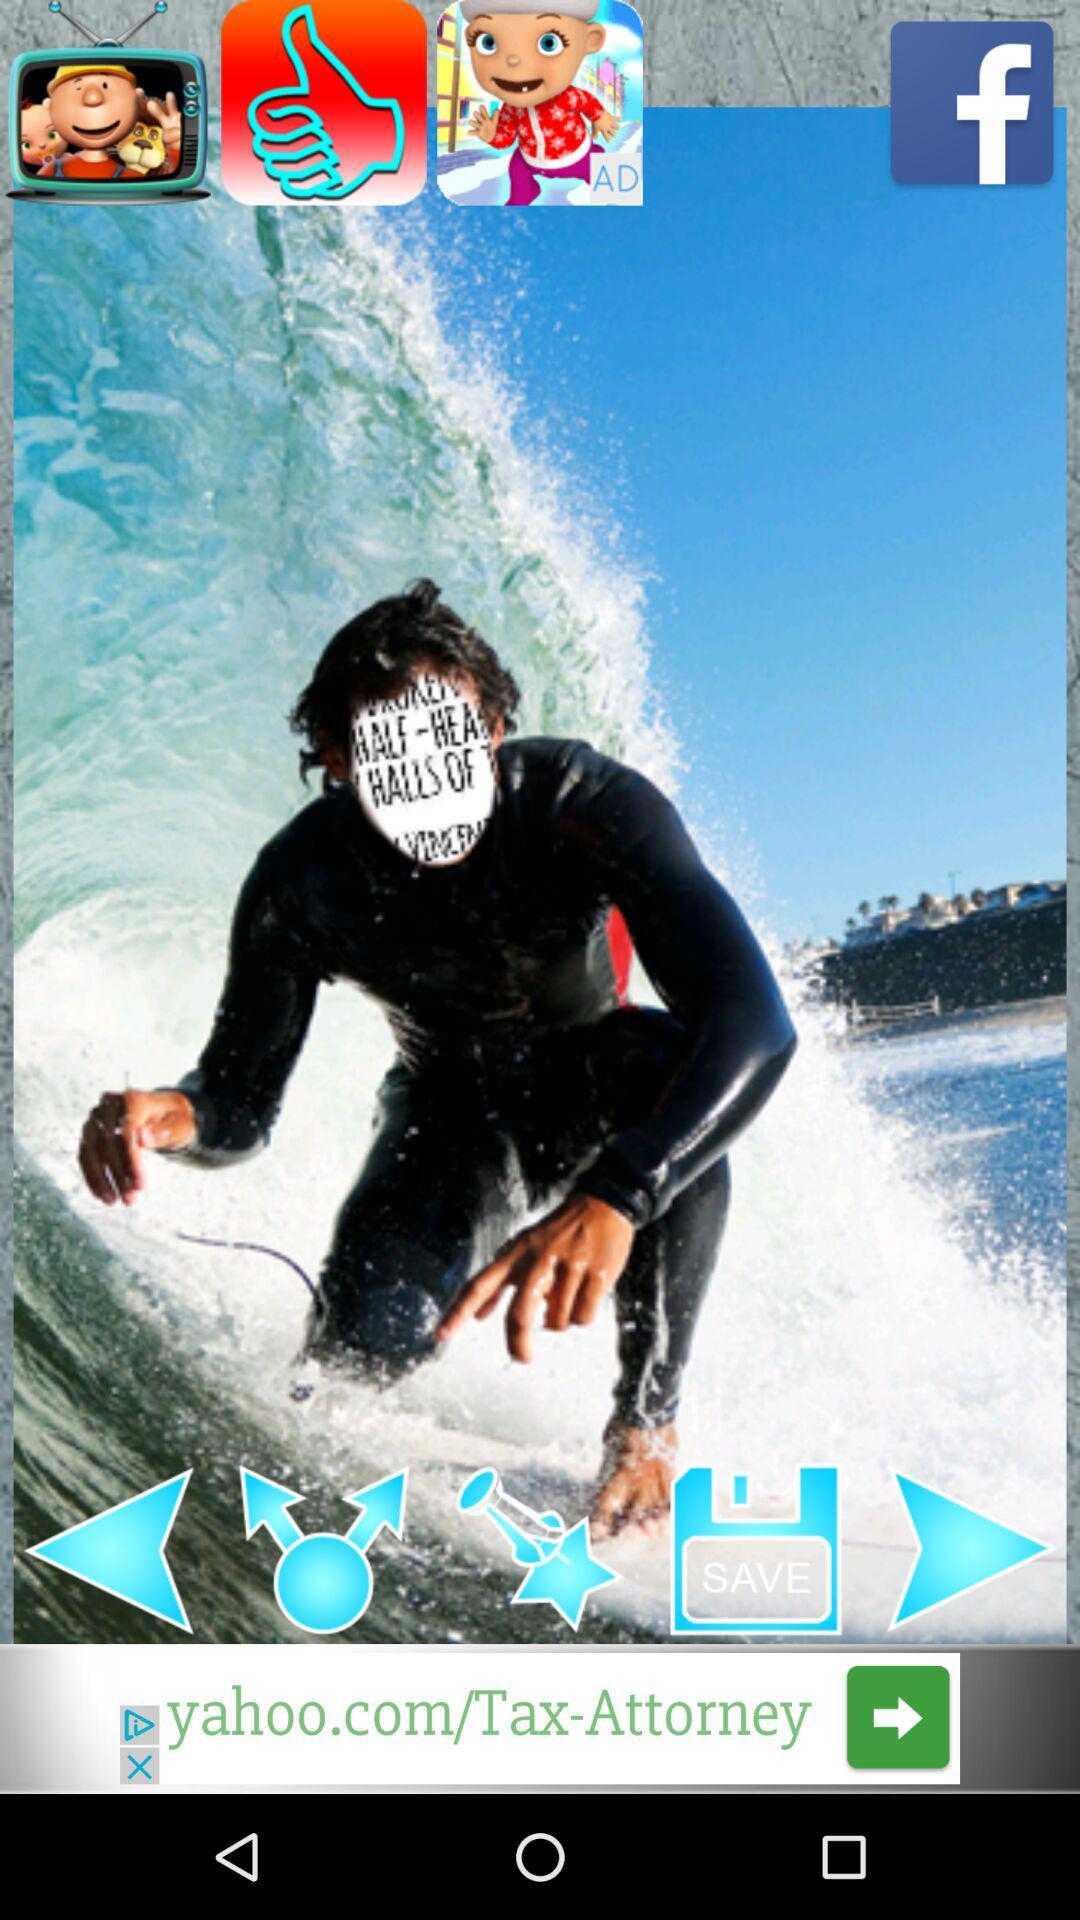  Describe the element at coordinates (108, 1658) in the screenshot. I see `the arrow_backward icon` at that location.